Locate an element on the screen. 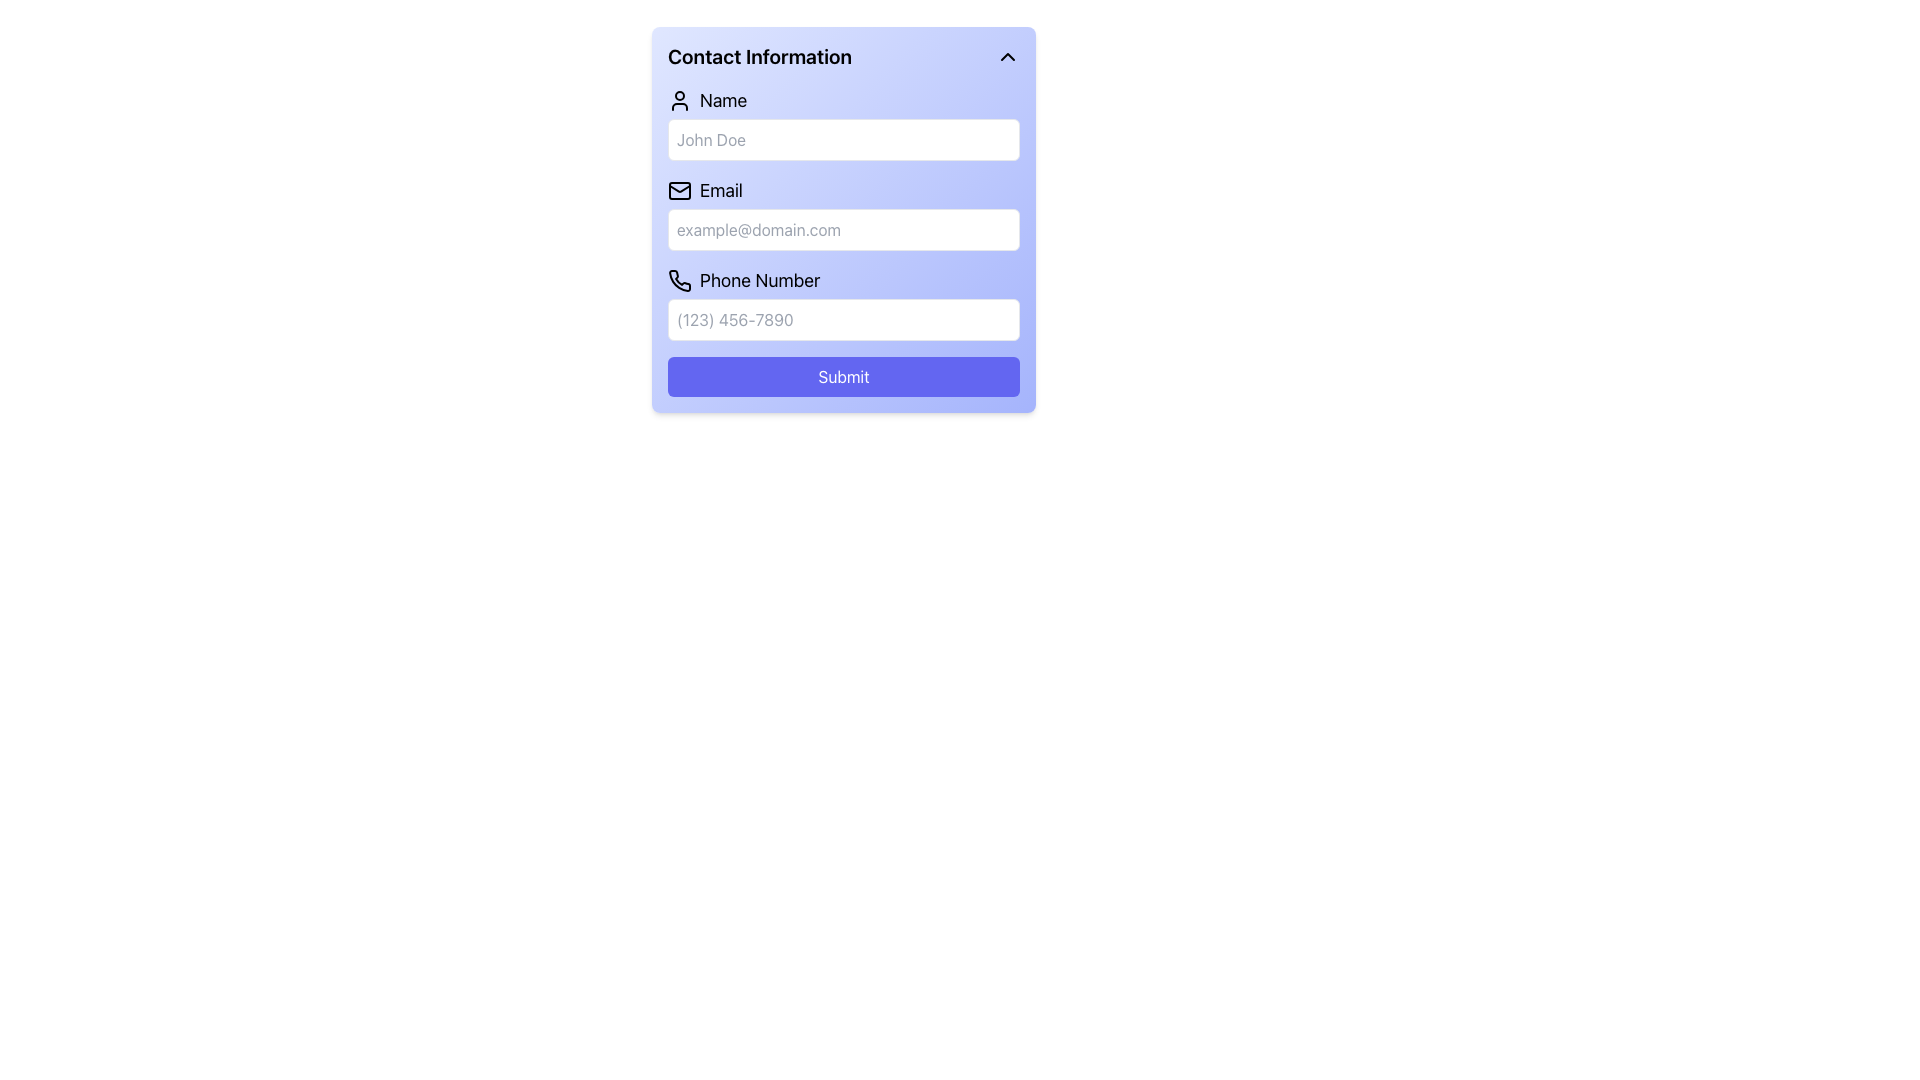 The height and width of the screenshot is (1080, 1920). the 'Contact Information' header element, which displays the text in bold and larger font, aligned to the left, with a chevron icon on the right, indicating it is part of a collapsible section is located at coordinates (844, 56).